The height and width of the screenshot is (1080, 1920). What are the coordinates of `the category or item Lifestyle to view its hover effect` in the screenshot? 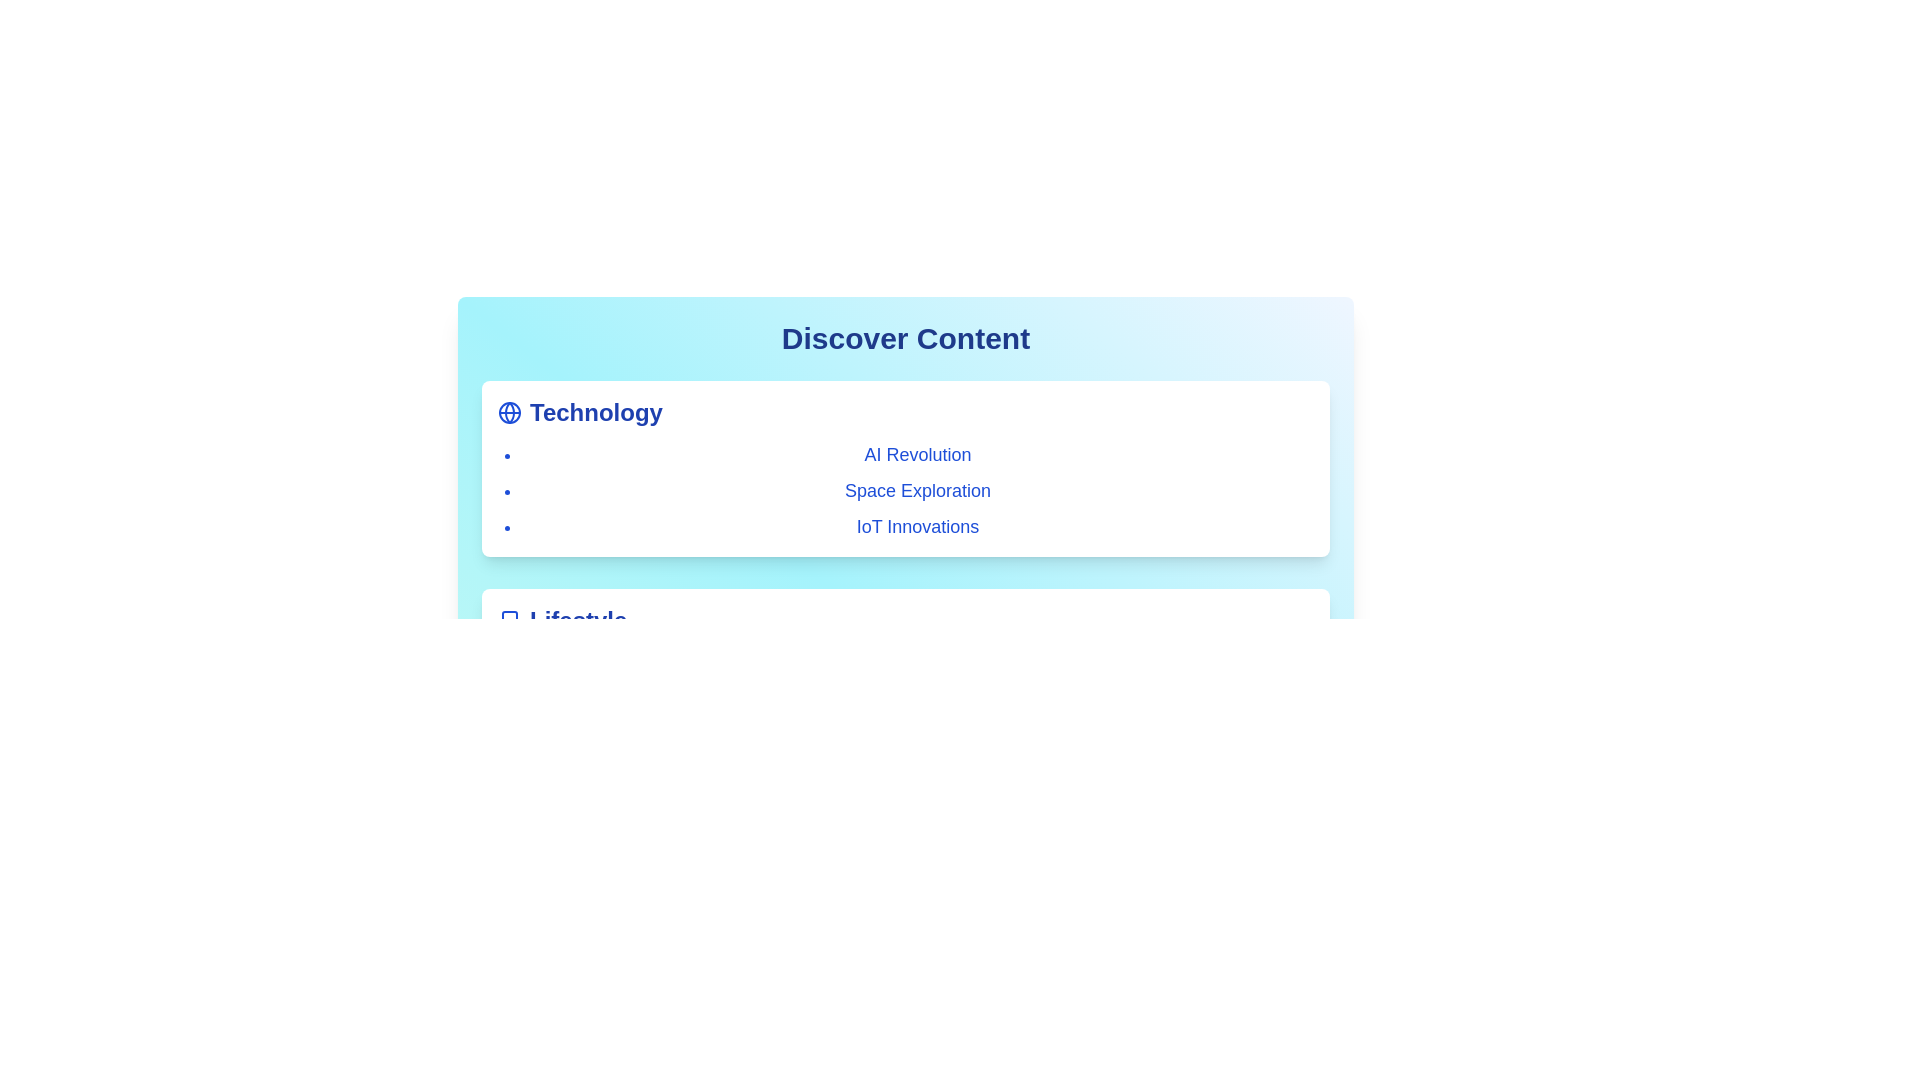 It's located at (509, 620).